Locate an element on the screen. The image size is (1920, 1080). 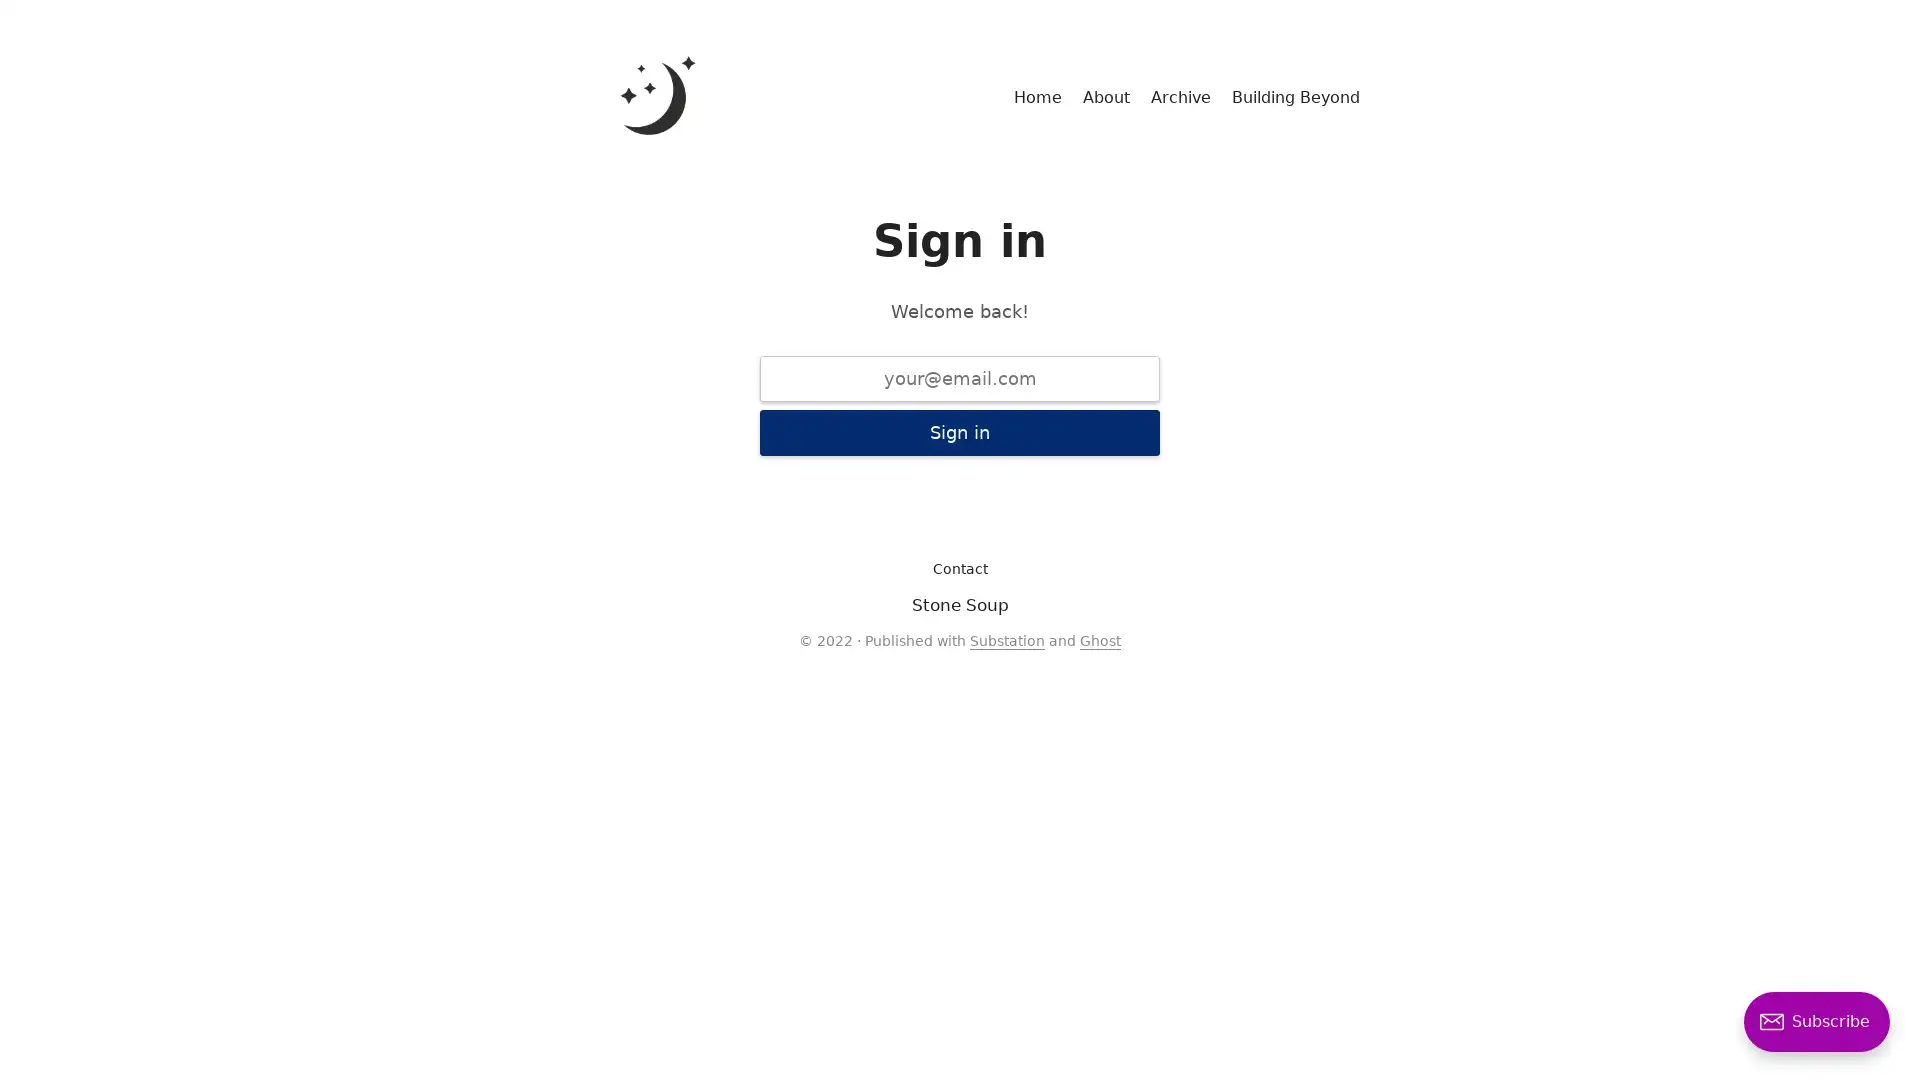
Sign in is located at coordinates (960, 431).